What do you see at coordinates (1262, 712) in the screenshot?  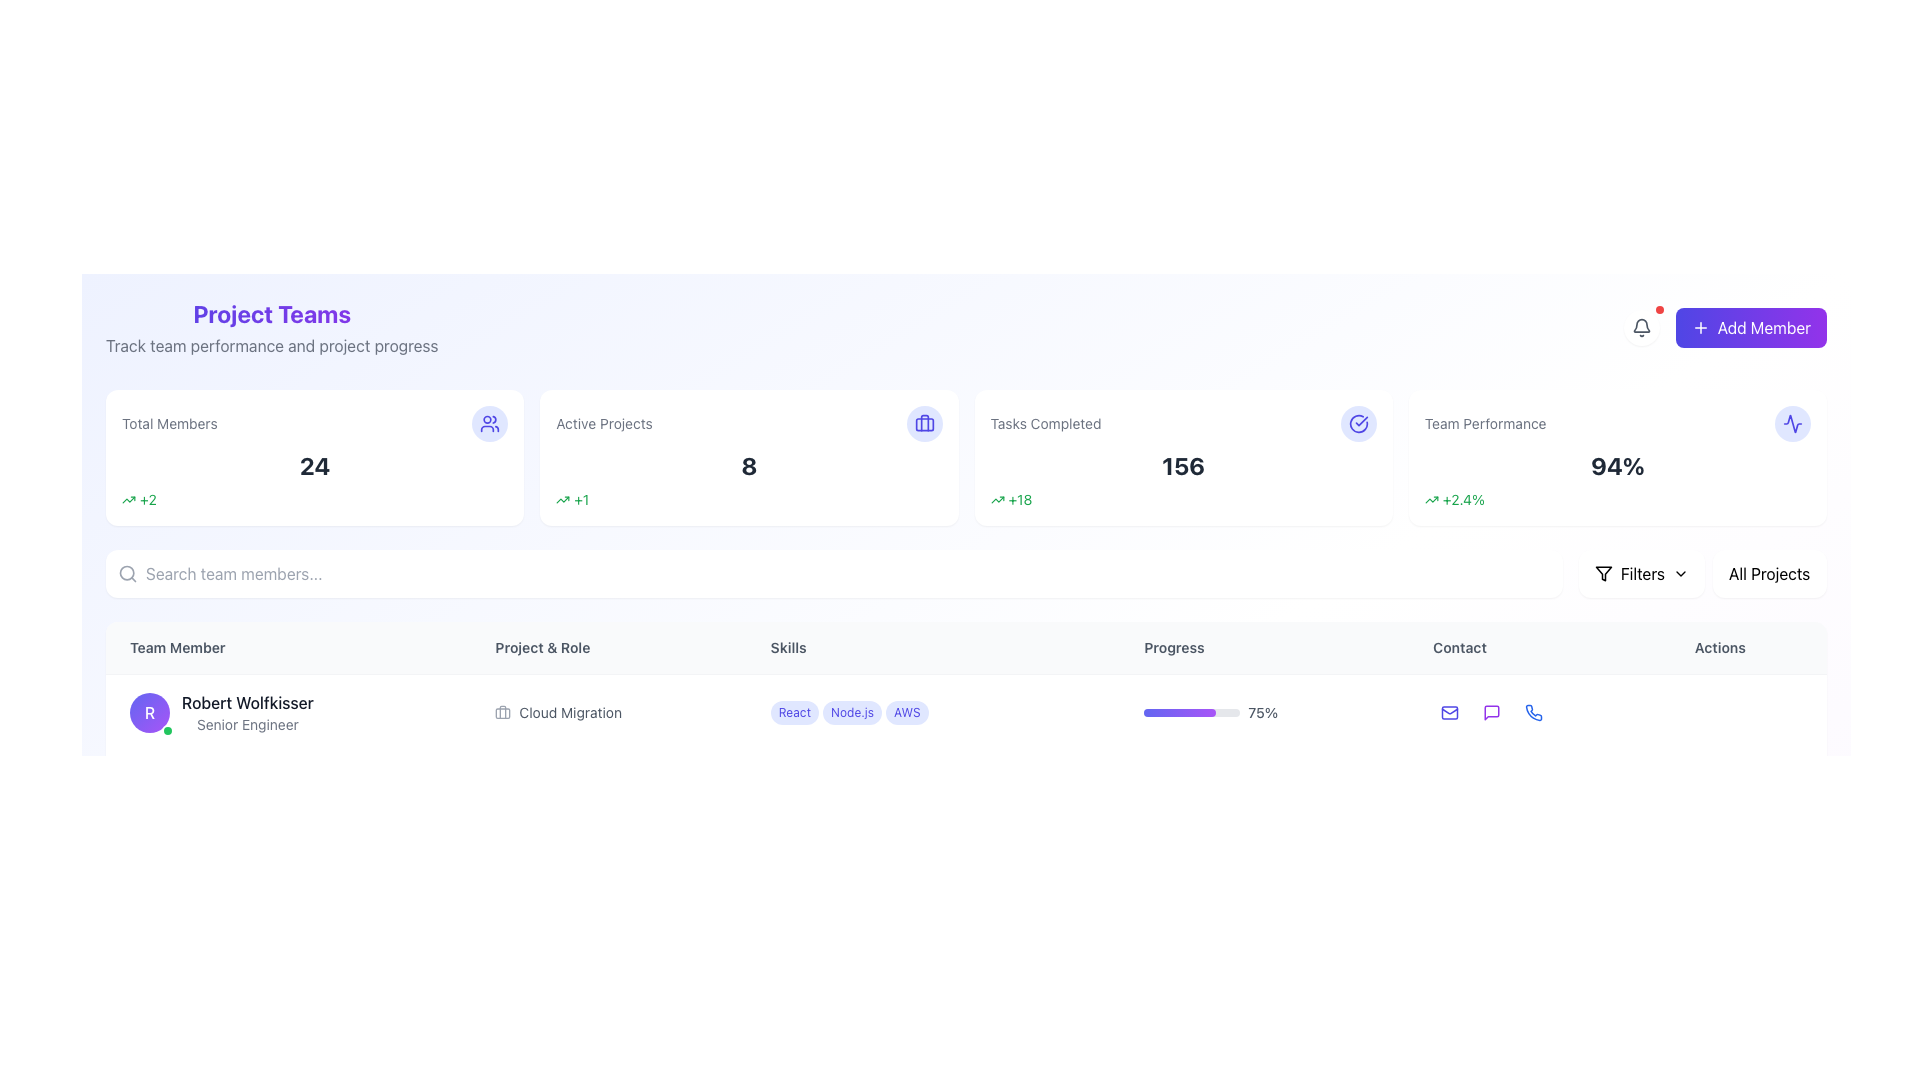 I see `the text label displaying '75%' that is positioned to the right of the progress bar in the 'Progress' column of the table row` at bounding box center [1262, 712].